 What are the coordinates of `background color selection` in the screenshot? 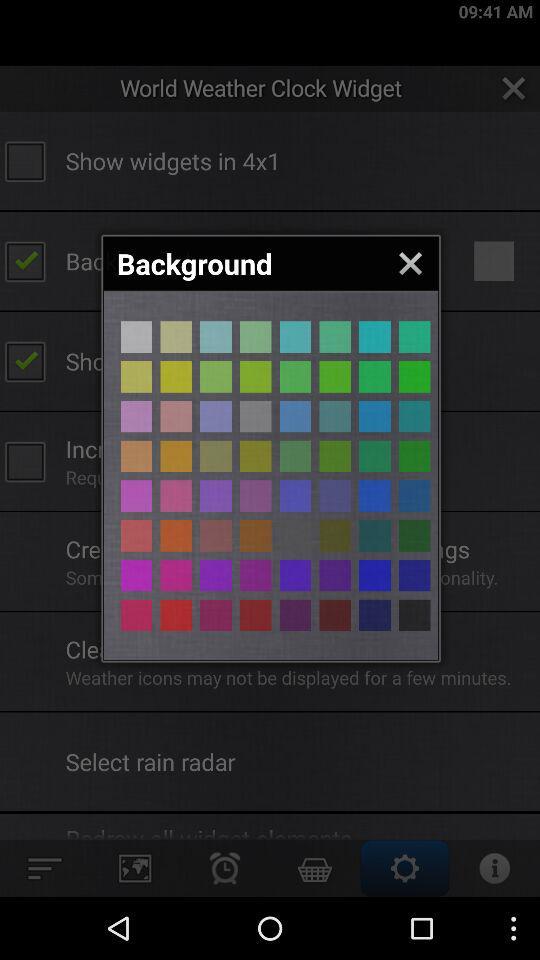 It's located at (374, 337).